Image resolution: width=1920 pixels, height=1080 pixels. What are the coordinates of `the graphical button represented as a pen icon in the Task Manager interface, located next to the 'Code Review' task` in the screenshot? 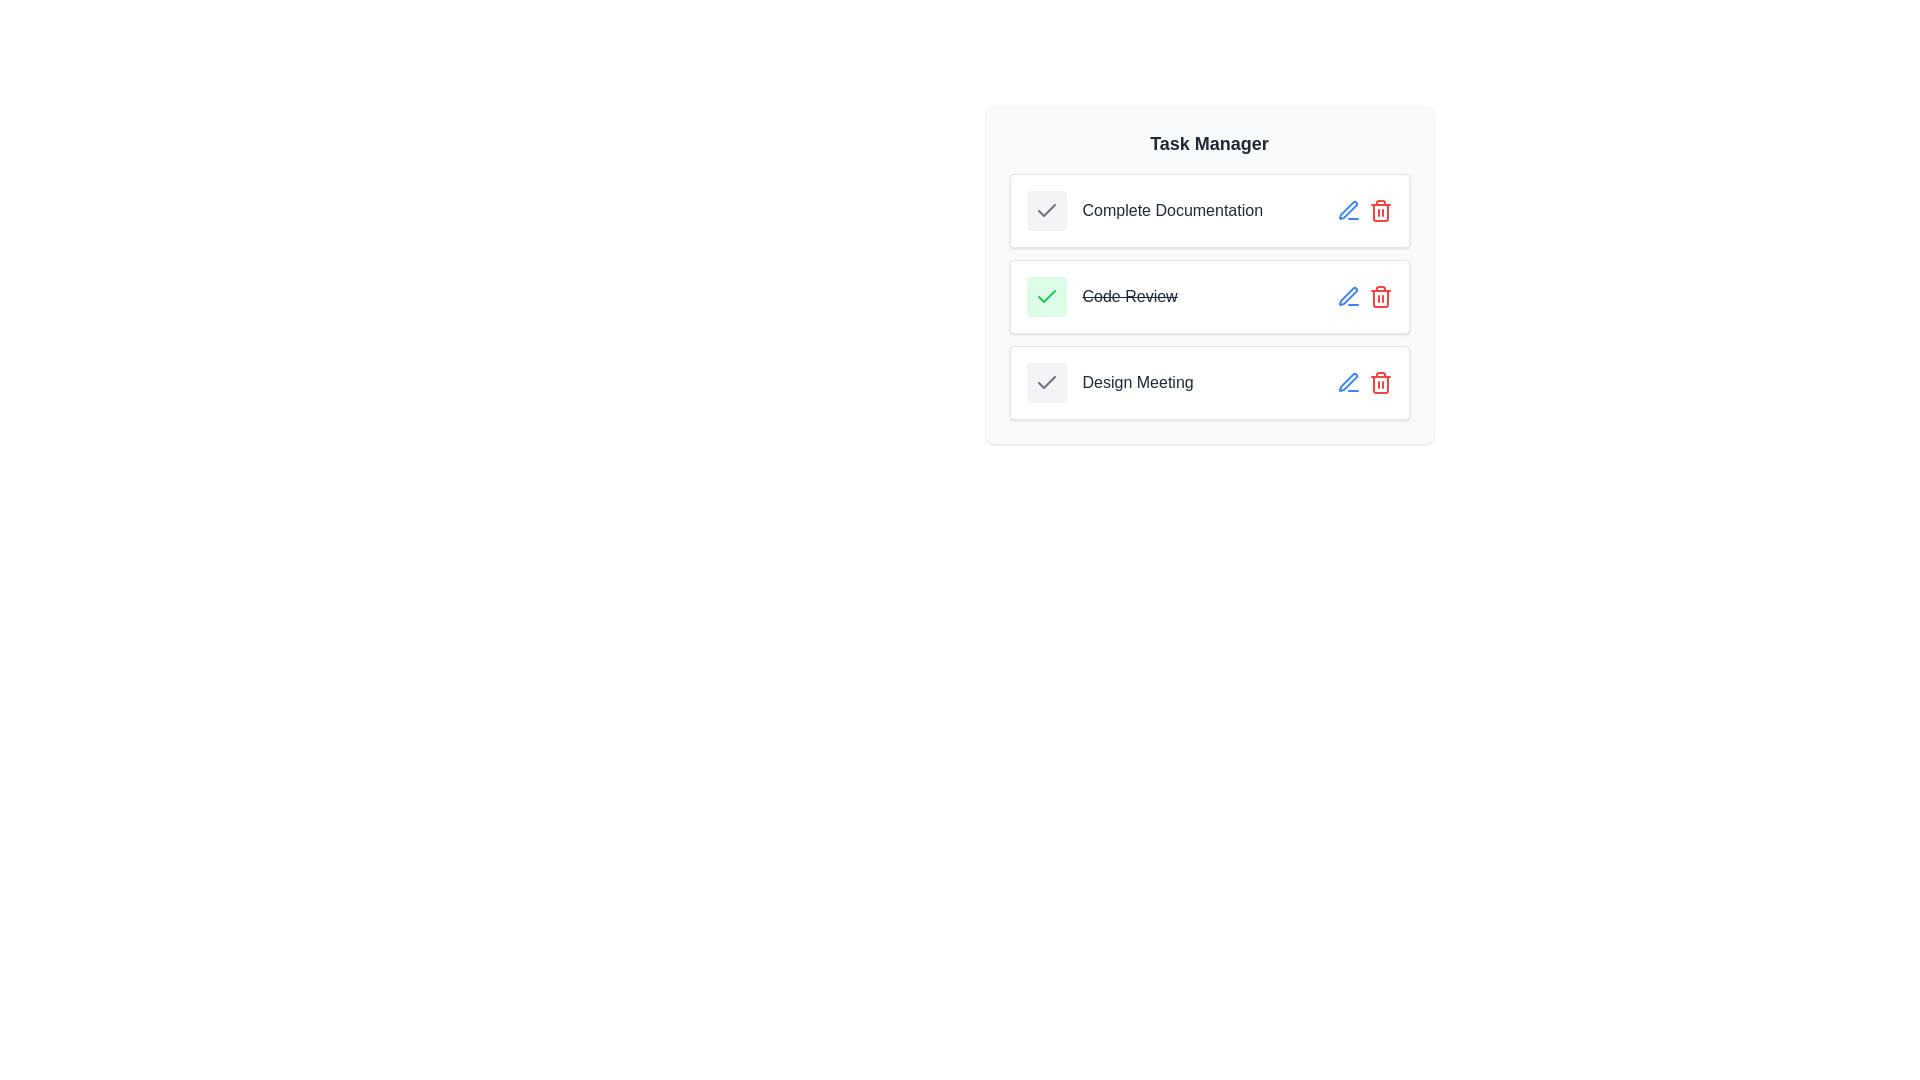 It's located at (1348, 382).